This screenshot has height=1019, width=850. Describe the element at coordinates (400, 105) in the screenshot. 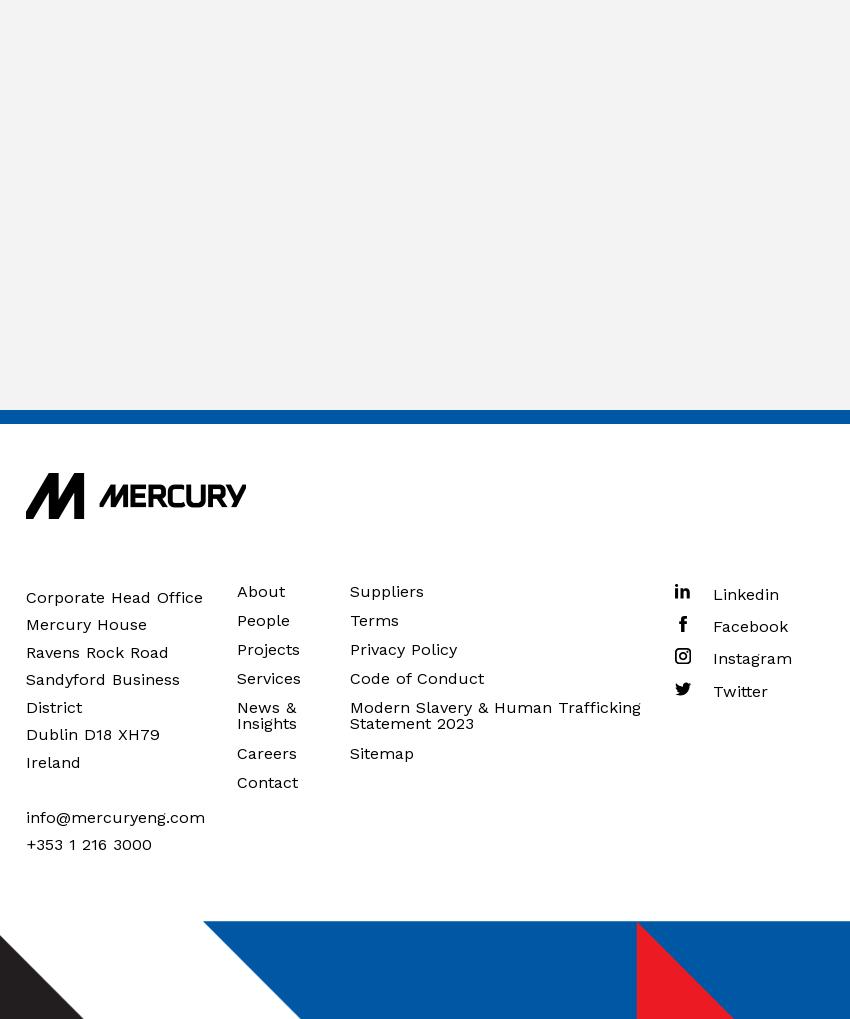

I see `'27th October 2023'` at that location.